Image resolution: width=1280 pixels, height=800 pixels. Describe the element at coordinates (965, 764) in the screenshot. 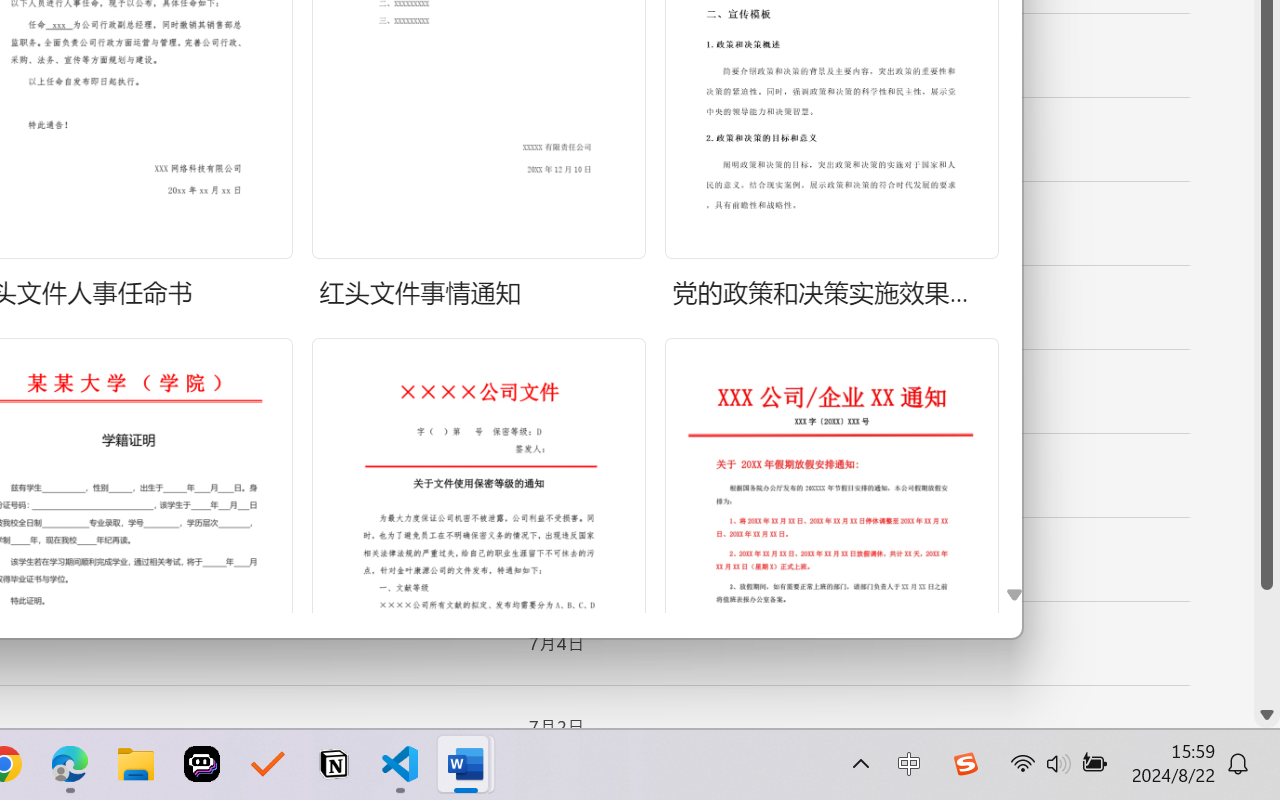

I see `'Class: Image'` at that location.